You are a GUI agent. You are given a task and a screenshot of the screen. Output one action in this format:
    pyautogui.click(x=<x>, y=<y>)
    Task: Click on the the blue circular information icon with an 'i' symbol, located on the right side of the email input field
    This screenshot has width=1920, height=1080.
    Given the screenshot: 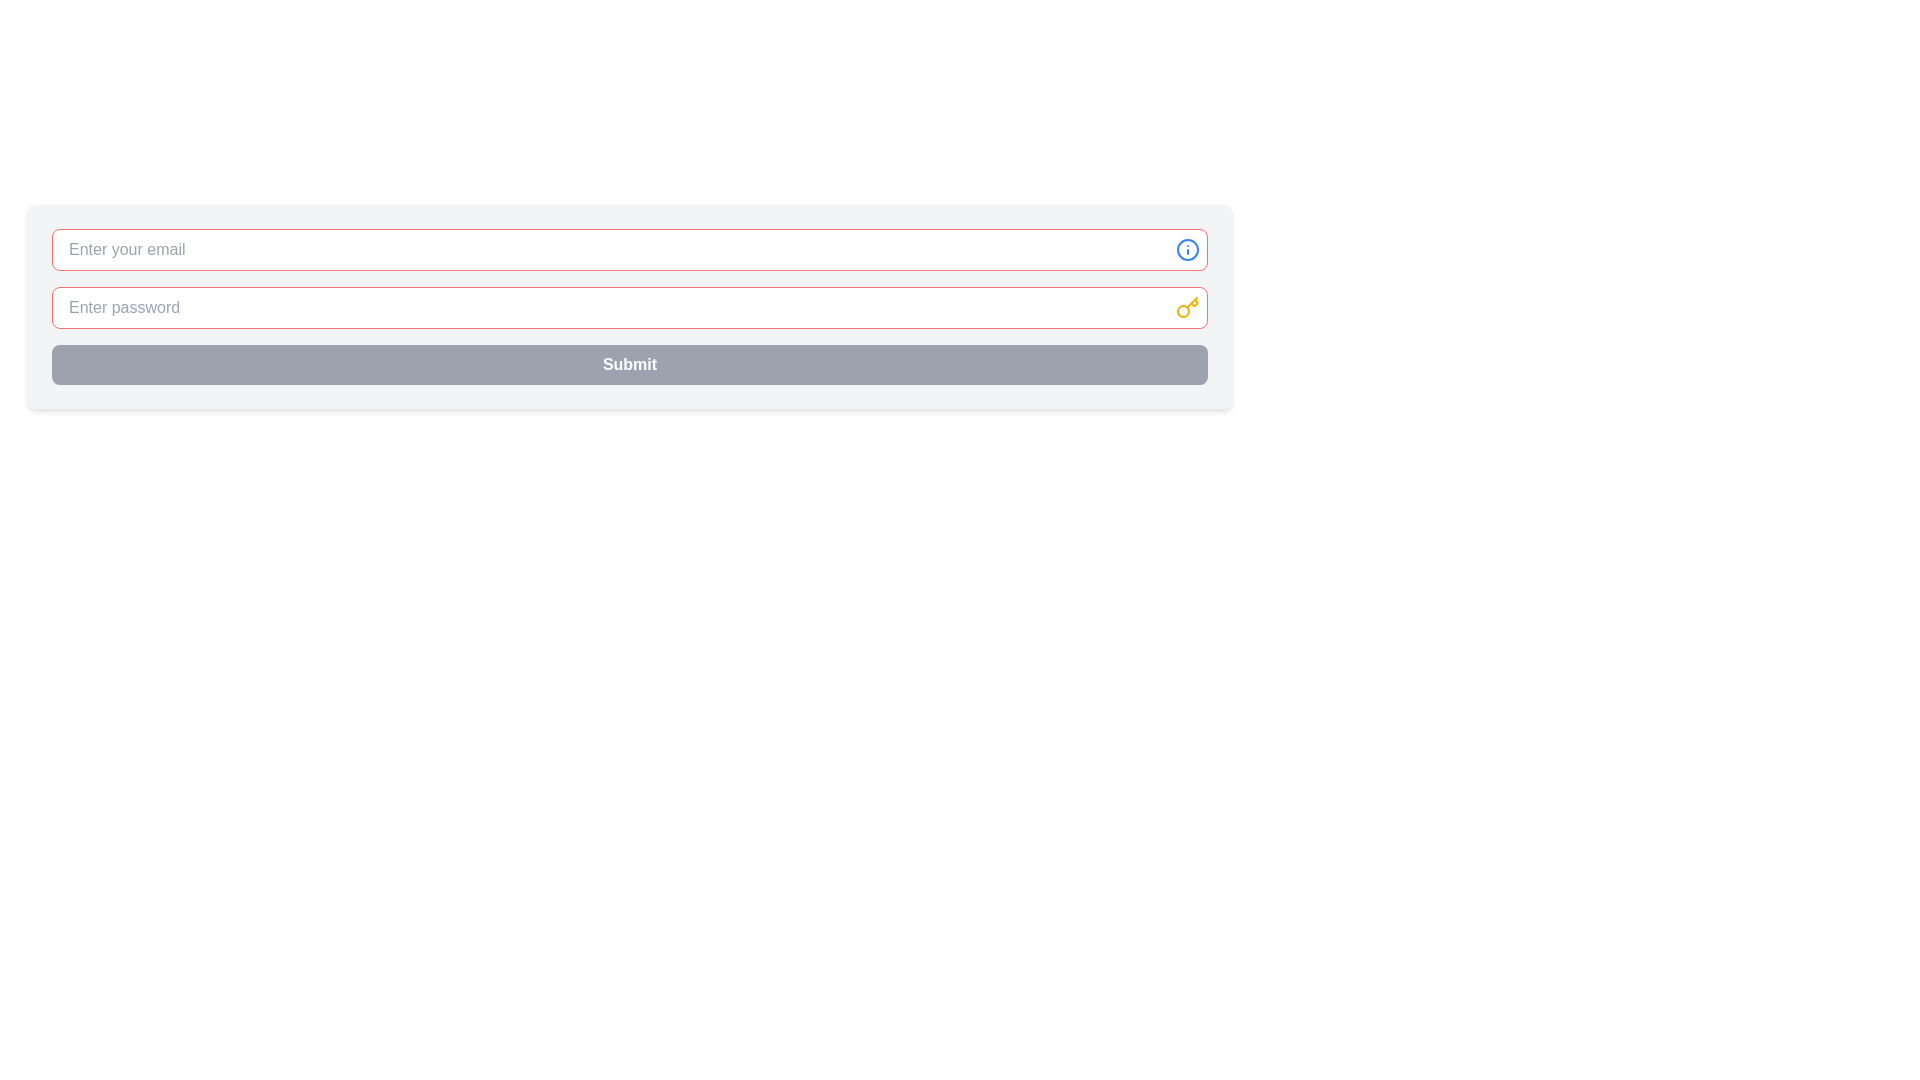 What is the action you would take?
    pyautogui.click(x=1188, y=249)
    